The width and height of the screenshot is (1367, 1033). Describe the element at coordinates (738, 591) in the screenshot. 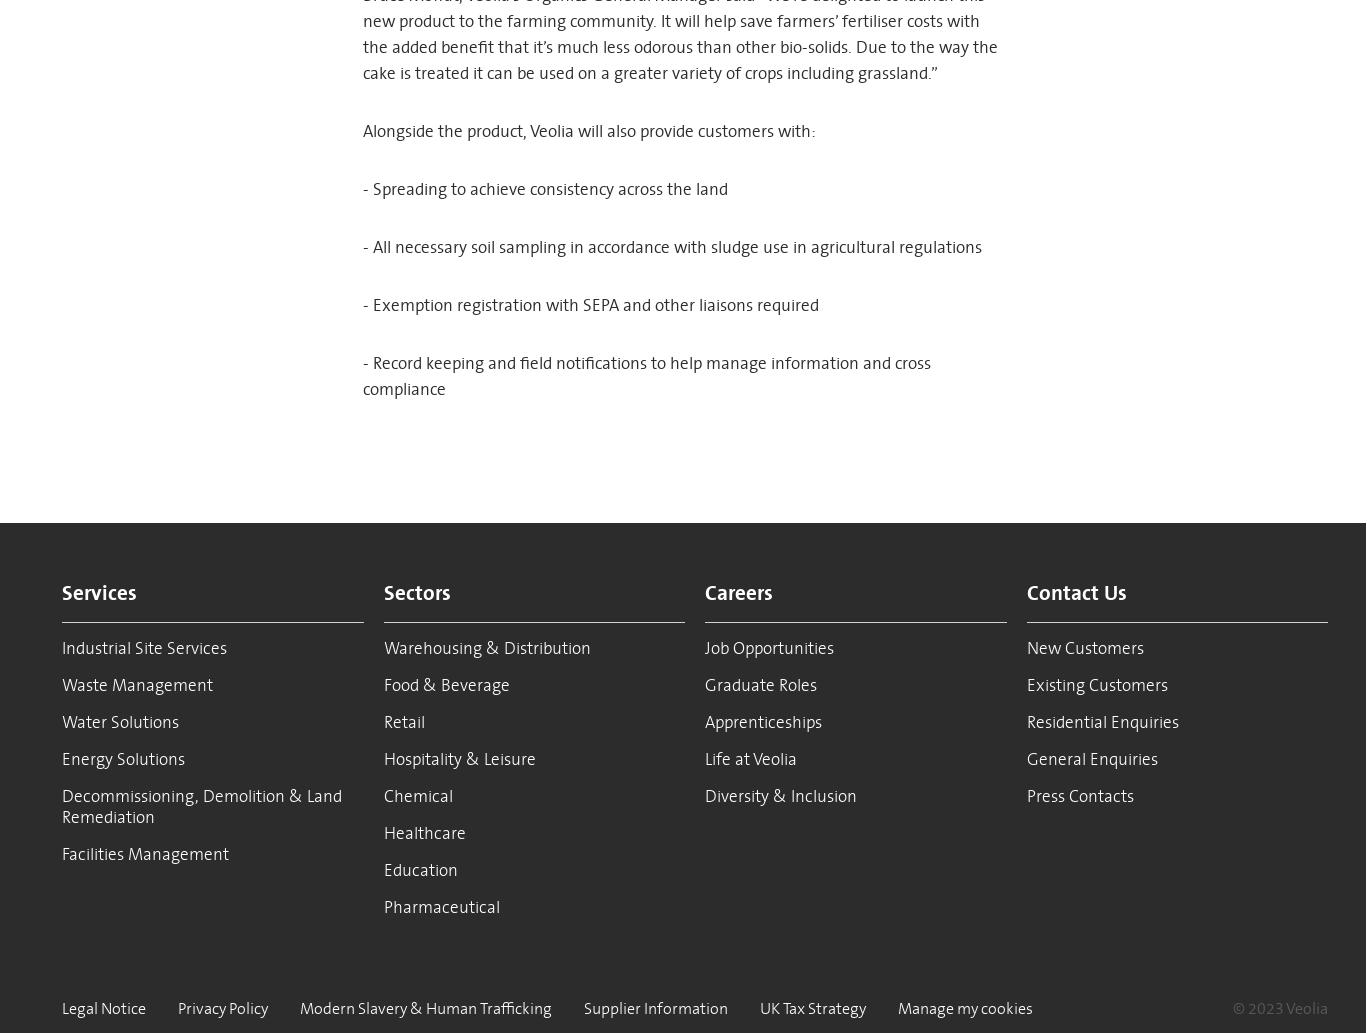

I see `'Careers'` at that location.